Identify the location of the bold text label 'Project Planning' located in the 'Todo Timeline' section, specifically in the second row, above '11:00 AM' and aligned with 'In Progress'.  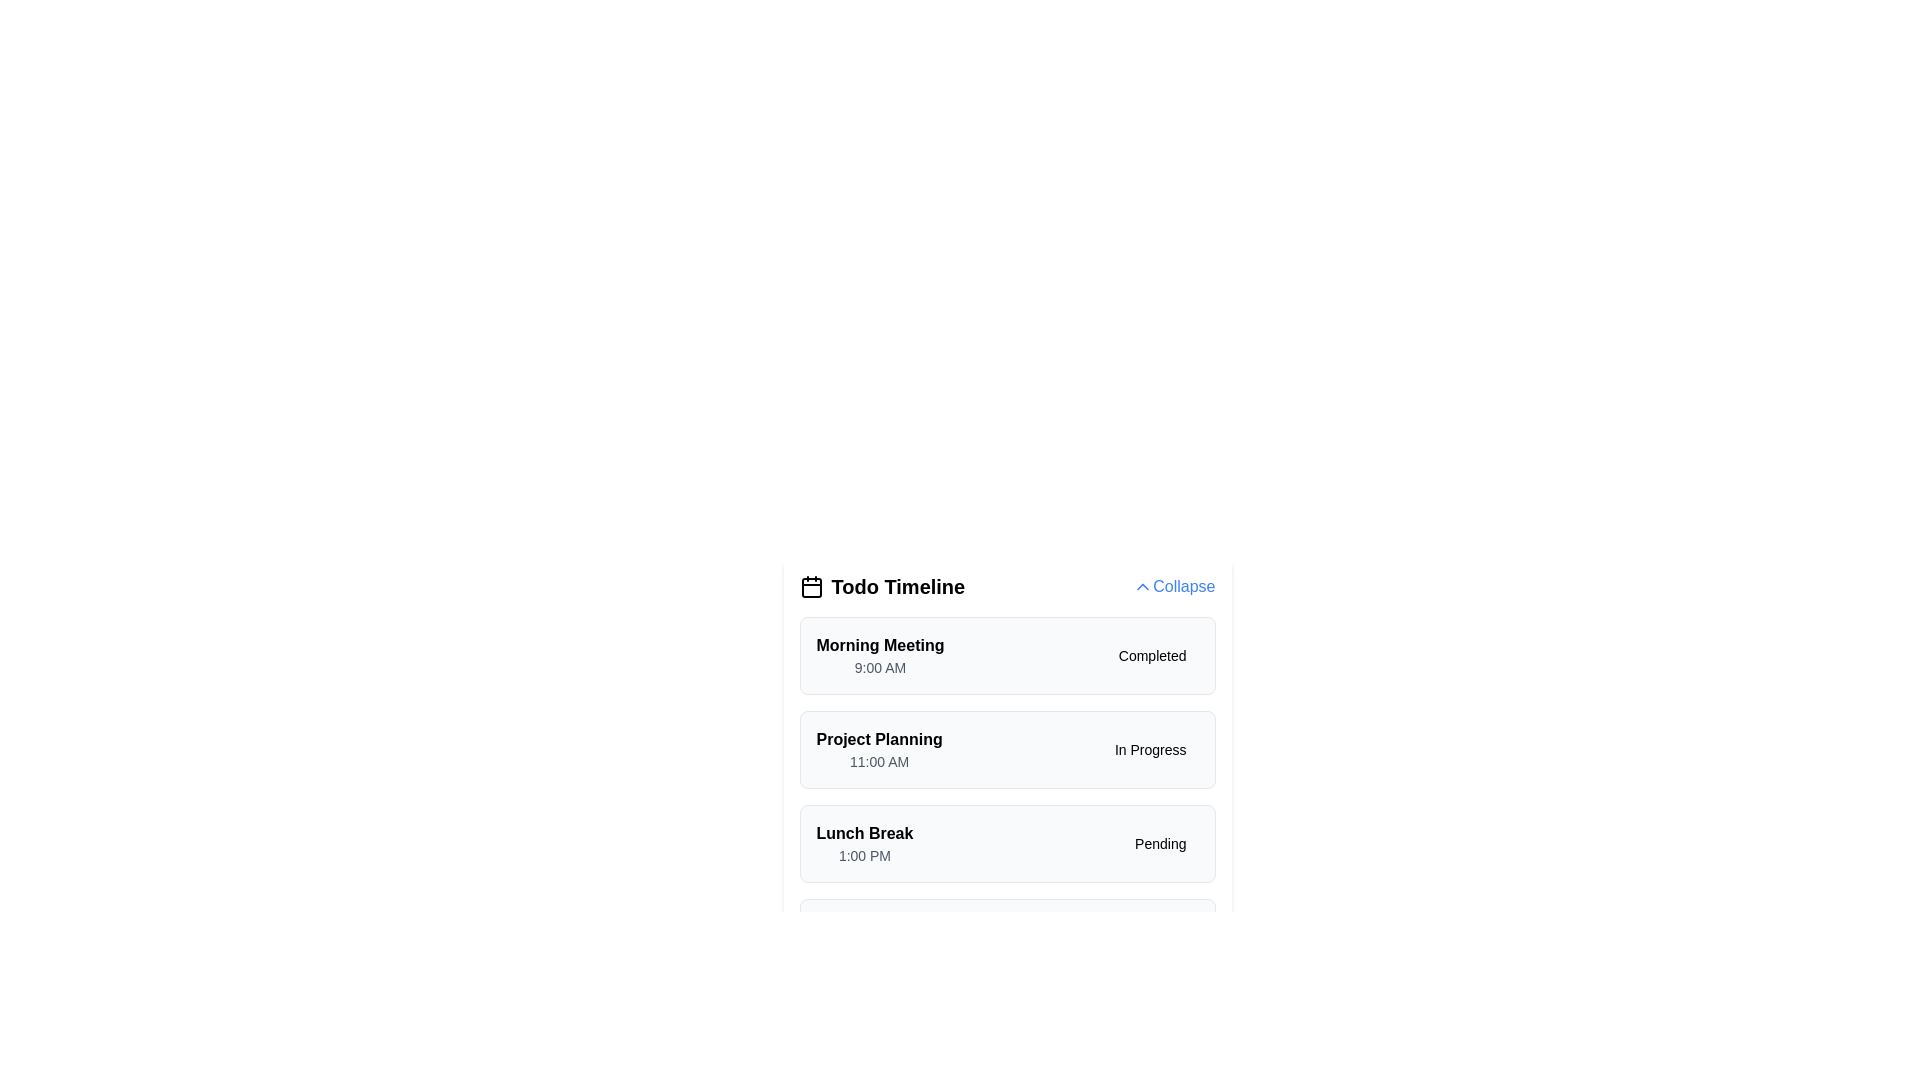
(879, 740).